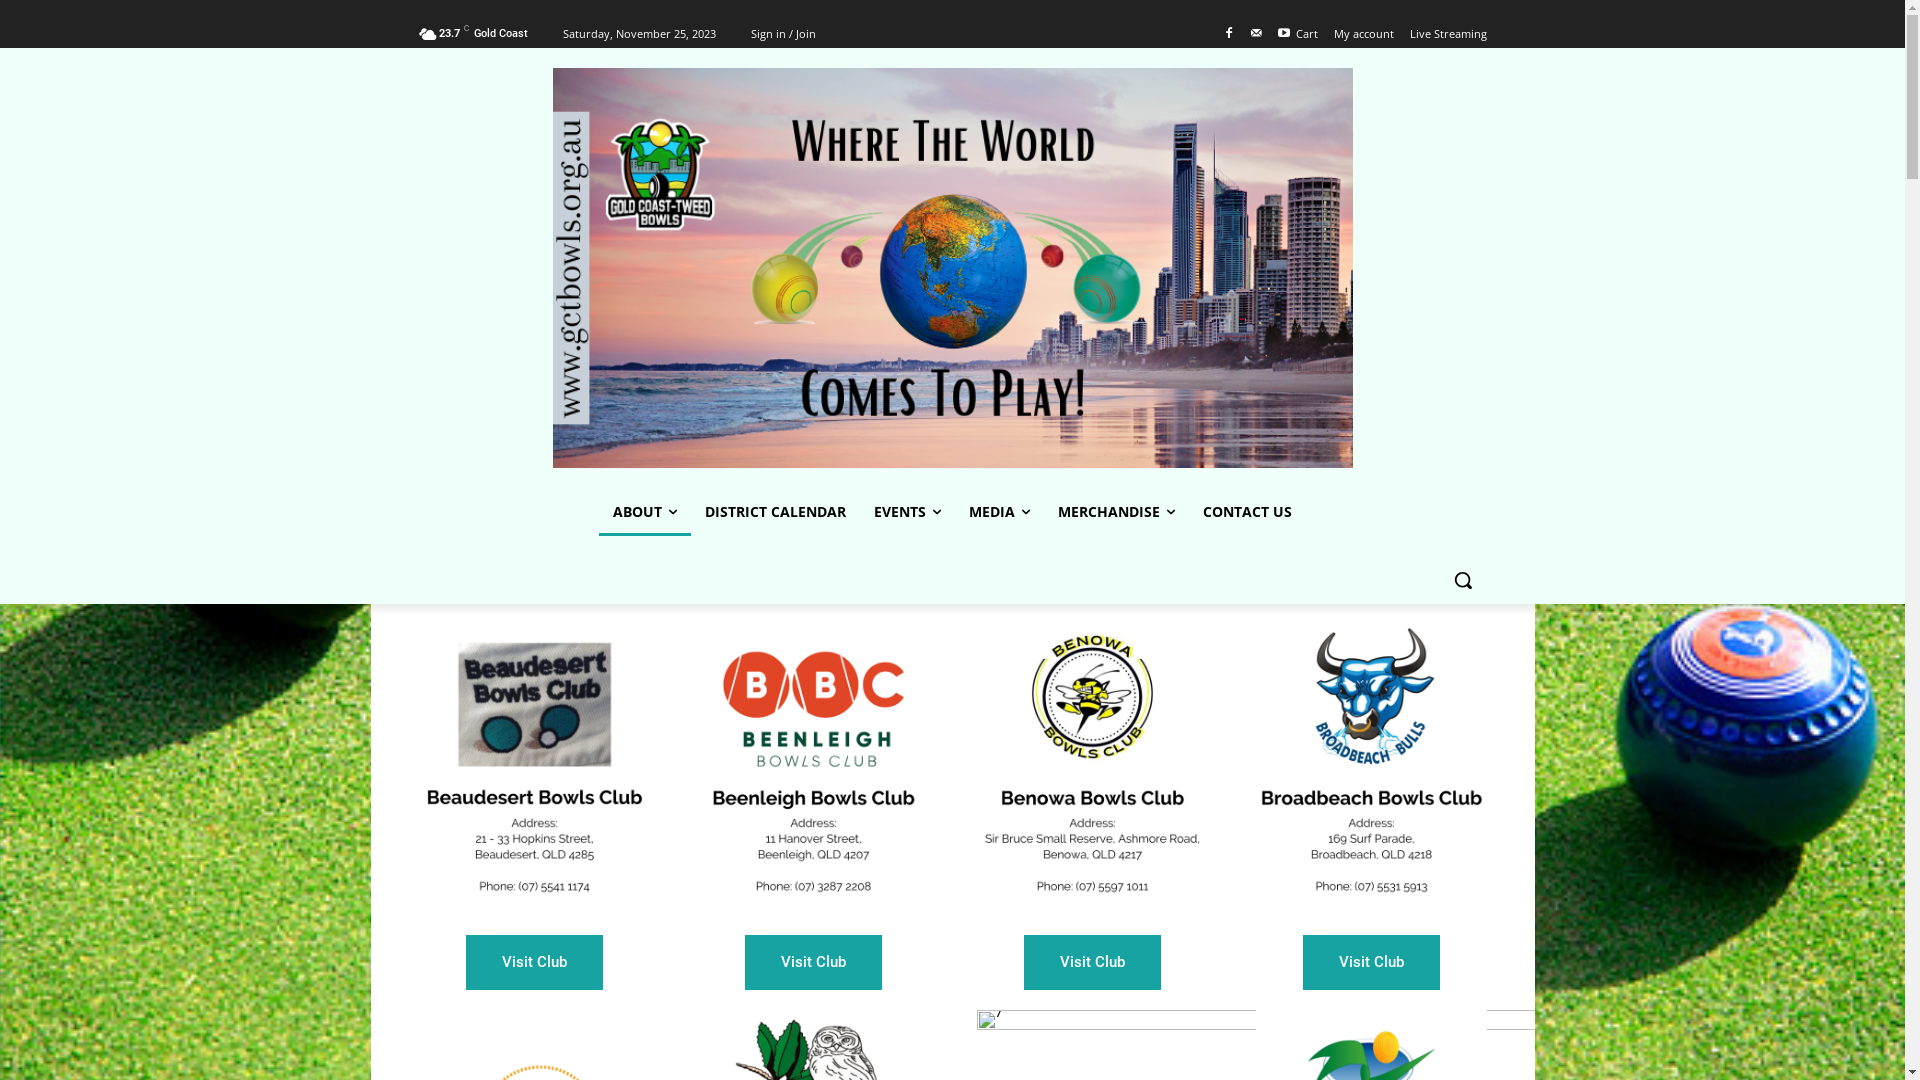  I want to click on 'My account', so click(1362, 34).